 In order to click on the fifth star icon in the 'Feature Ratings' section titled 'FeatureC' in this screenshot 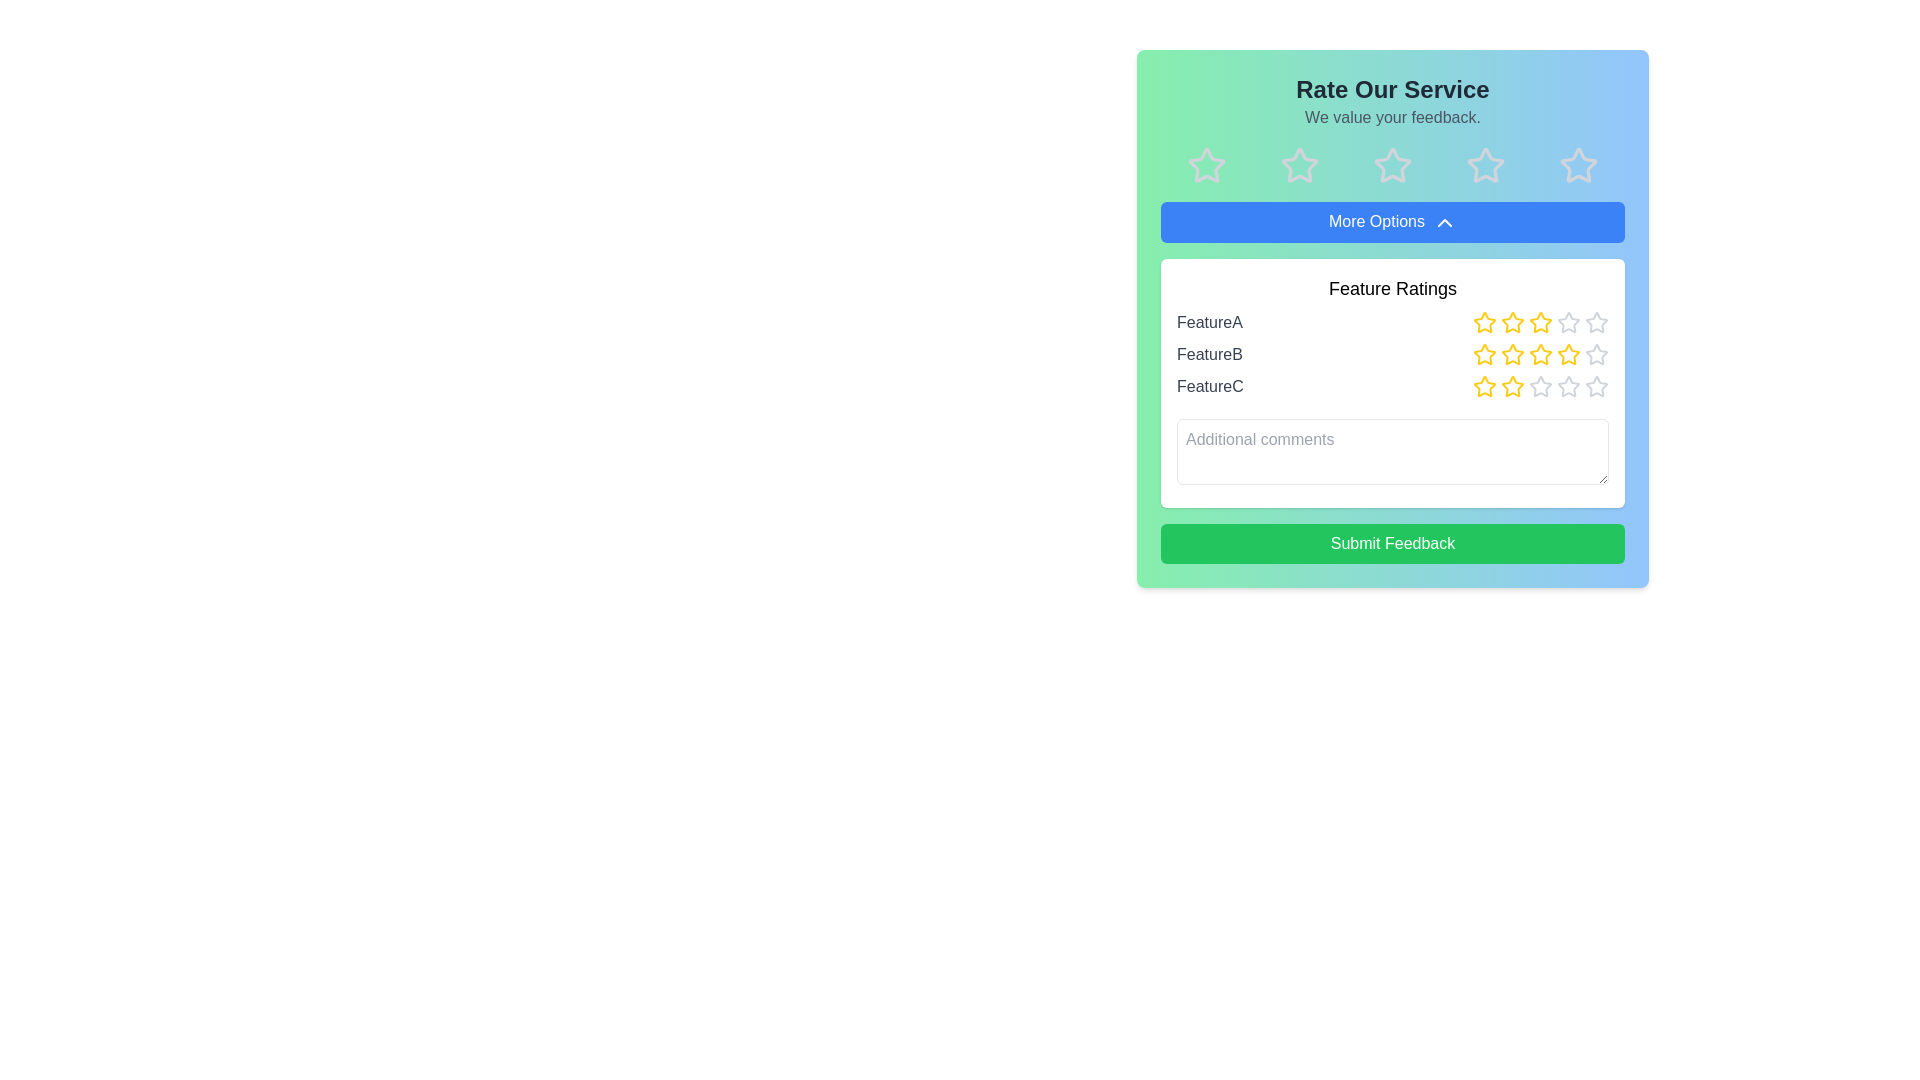, I will do `click(1596, 386)`.